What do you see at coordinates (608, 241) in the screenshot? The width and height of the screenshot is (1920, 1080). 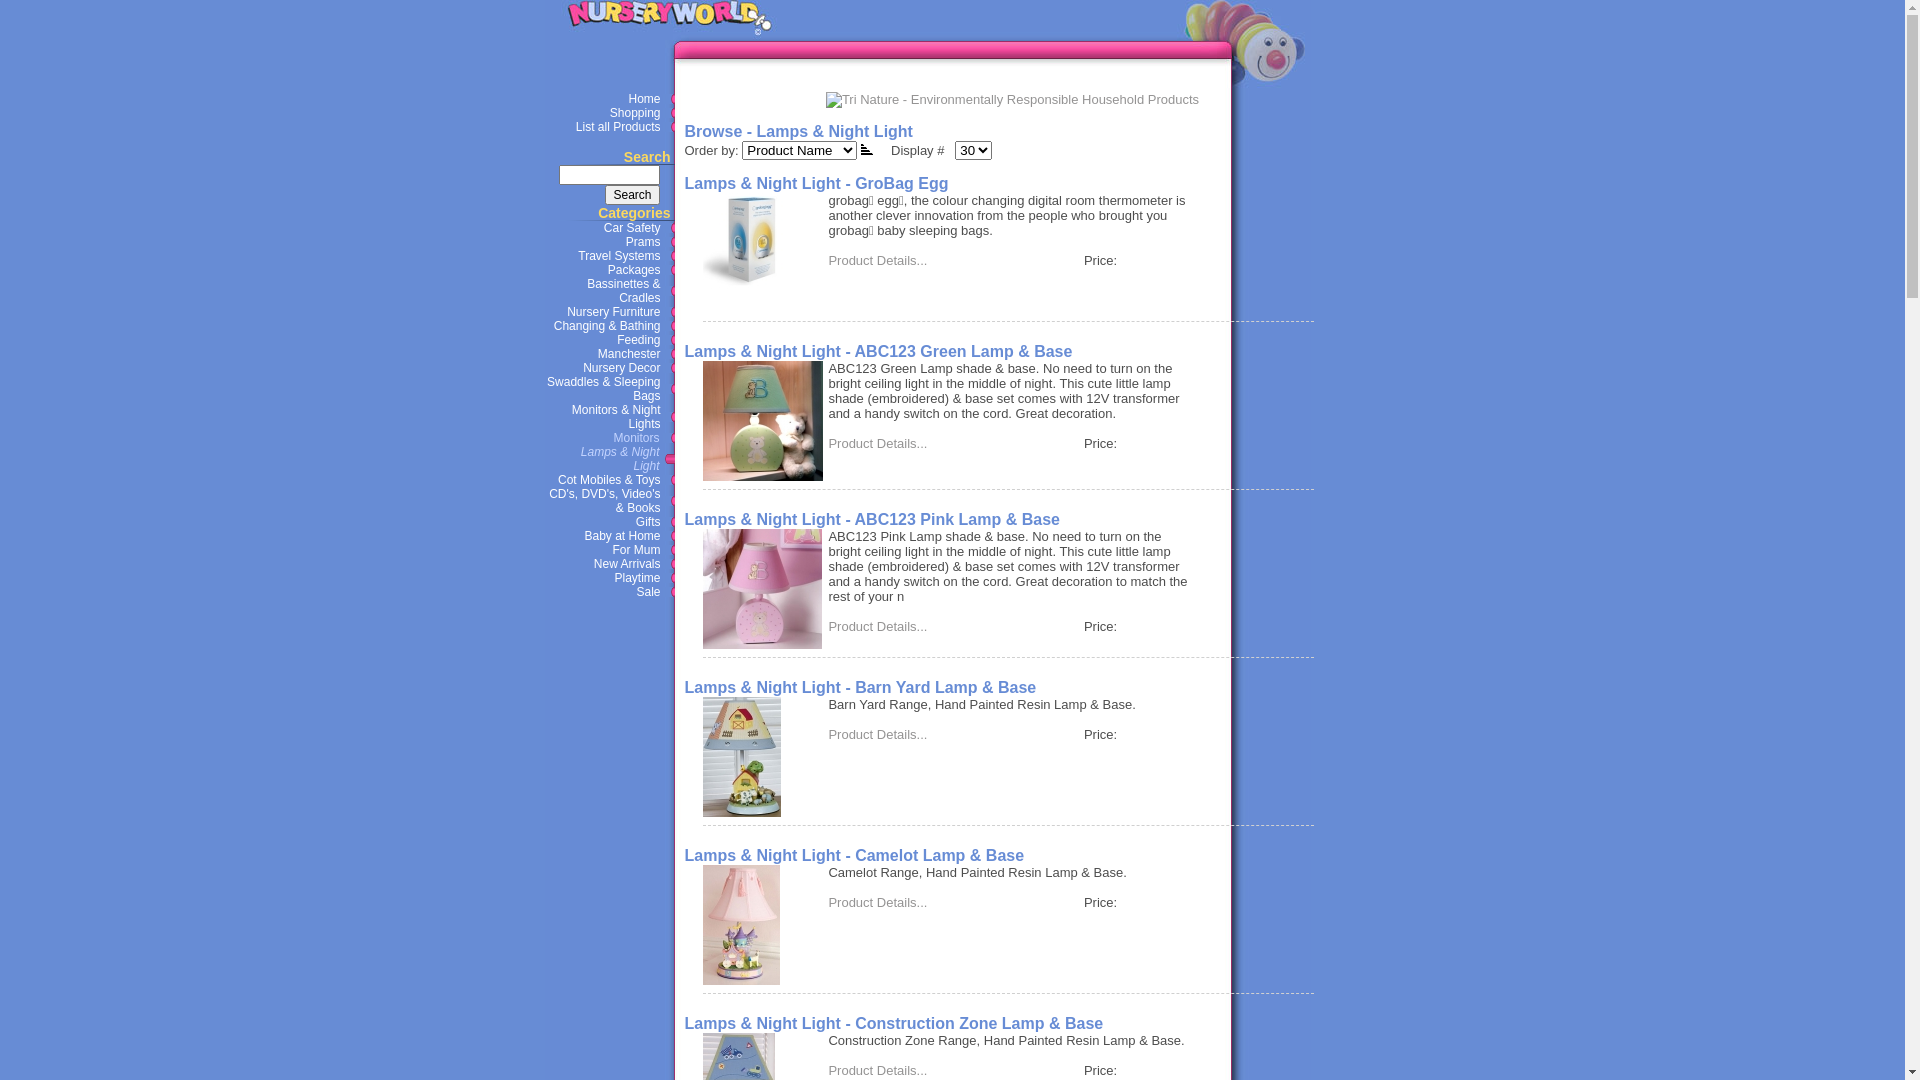 I see `'Prams'` at bounding box center [608, 241].